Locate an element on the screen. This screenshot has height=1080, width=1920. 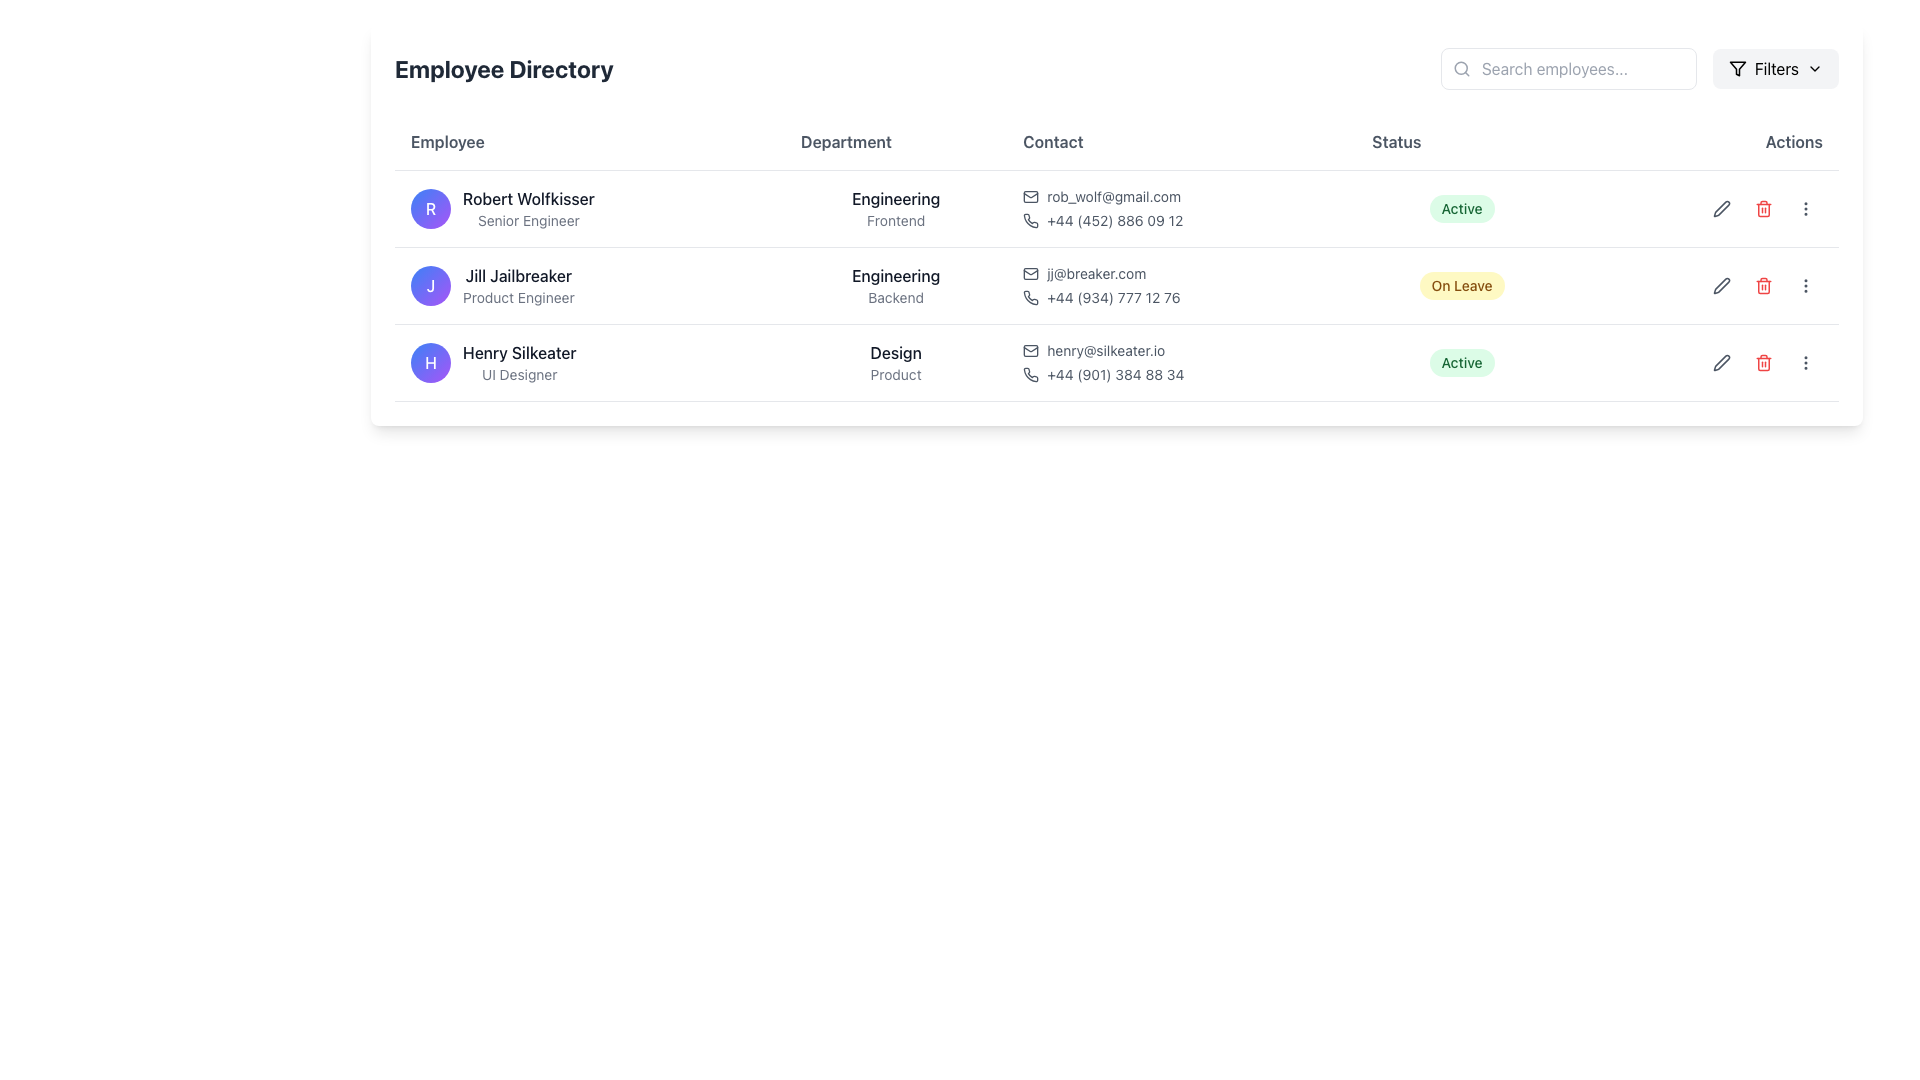
text styling of the phone number displayed in gray color, which is formatted as '+44 (934) 777 12 76' in the 'Contact' column of a table-like layout is located at coordinates (1112, 297).